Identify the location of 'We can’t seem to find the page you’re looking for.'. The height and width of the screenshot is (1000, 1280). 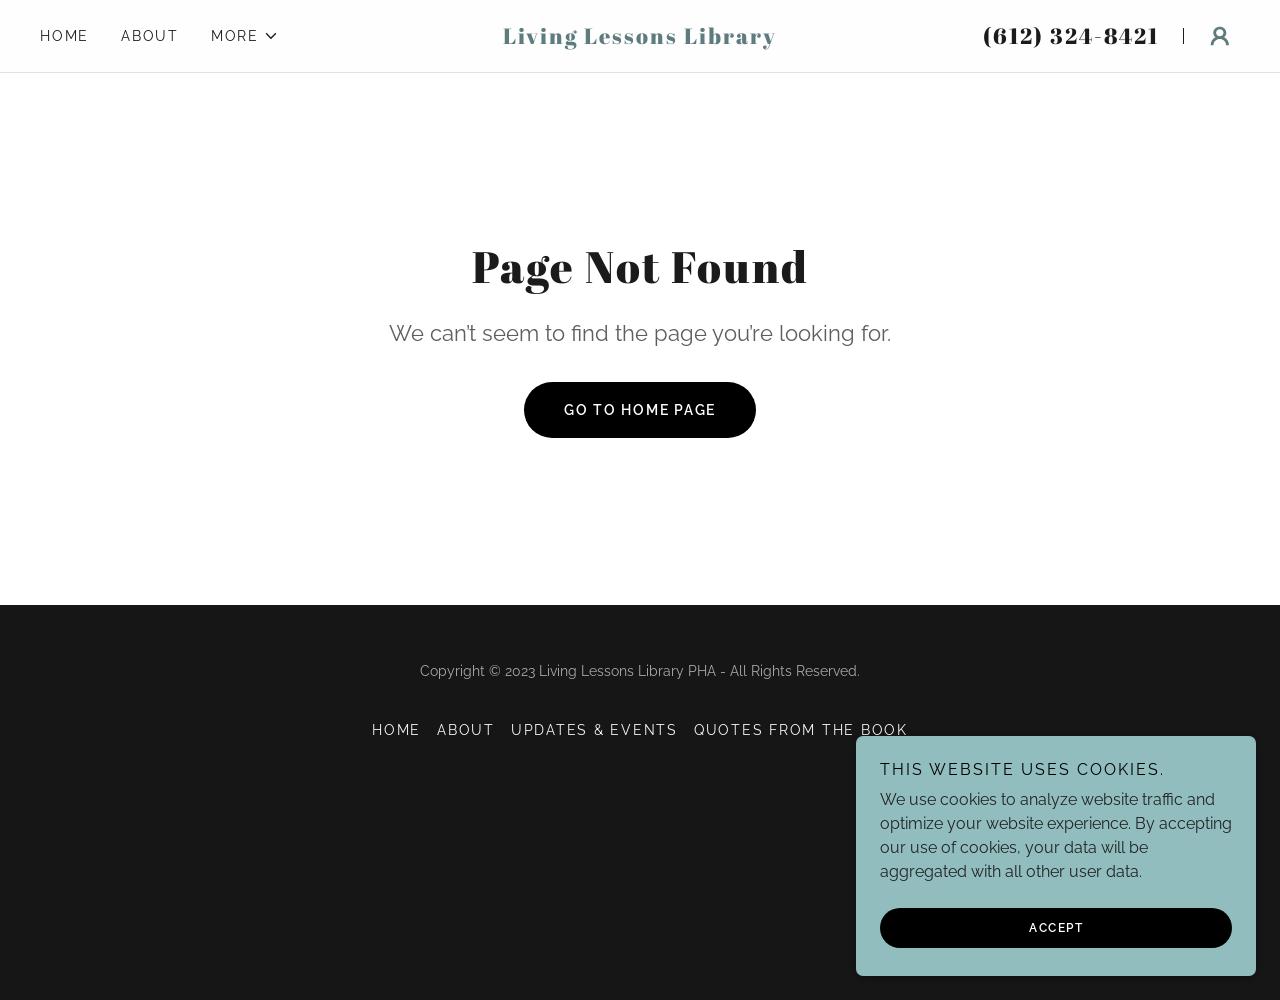
(640, 331).